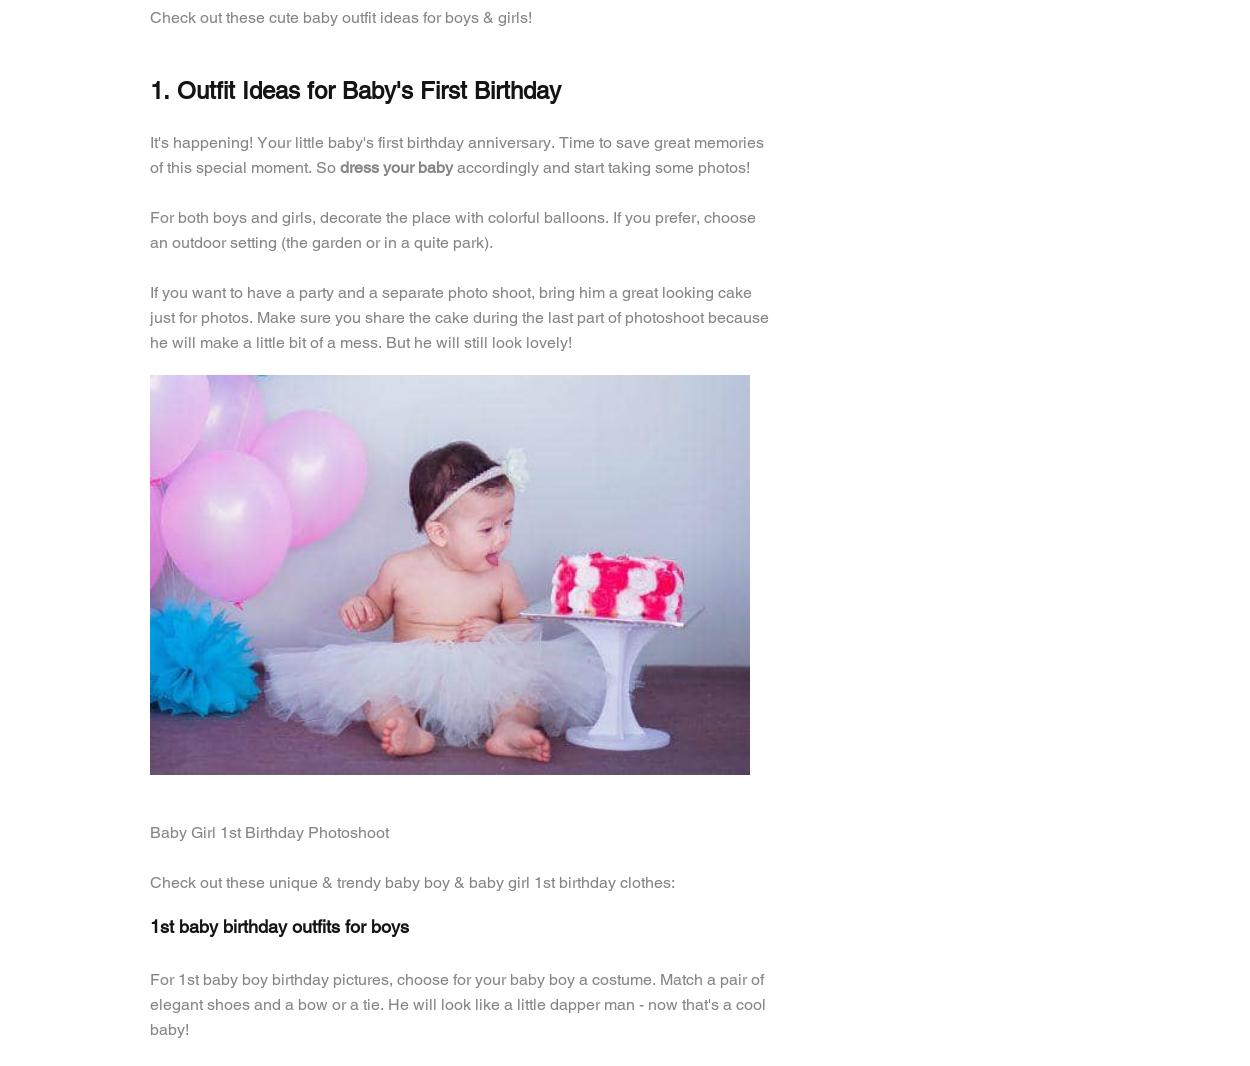 Image resolution: width=1250 pixels, height=1066 pixels. Describe the element at coordinates (394, 166) in the screenshot. I see `'dress your baby'` at that location.